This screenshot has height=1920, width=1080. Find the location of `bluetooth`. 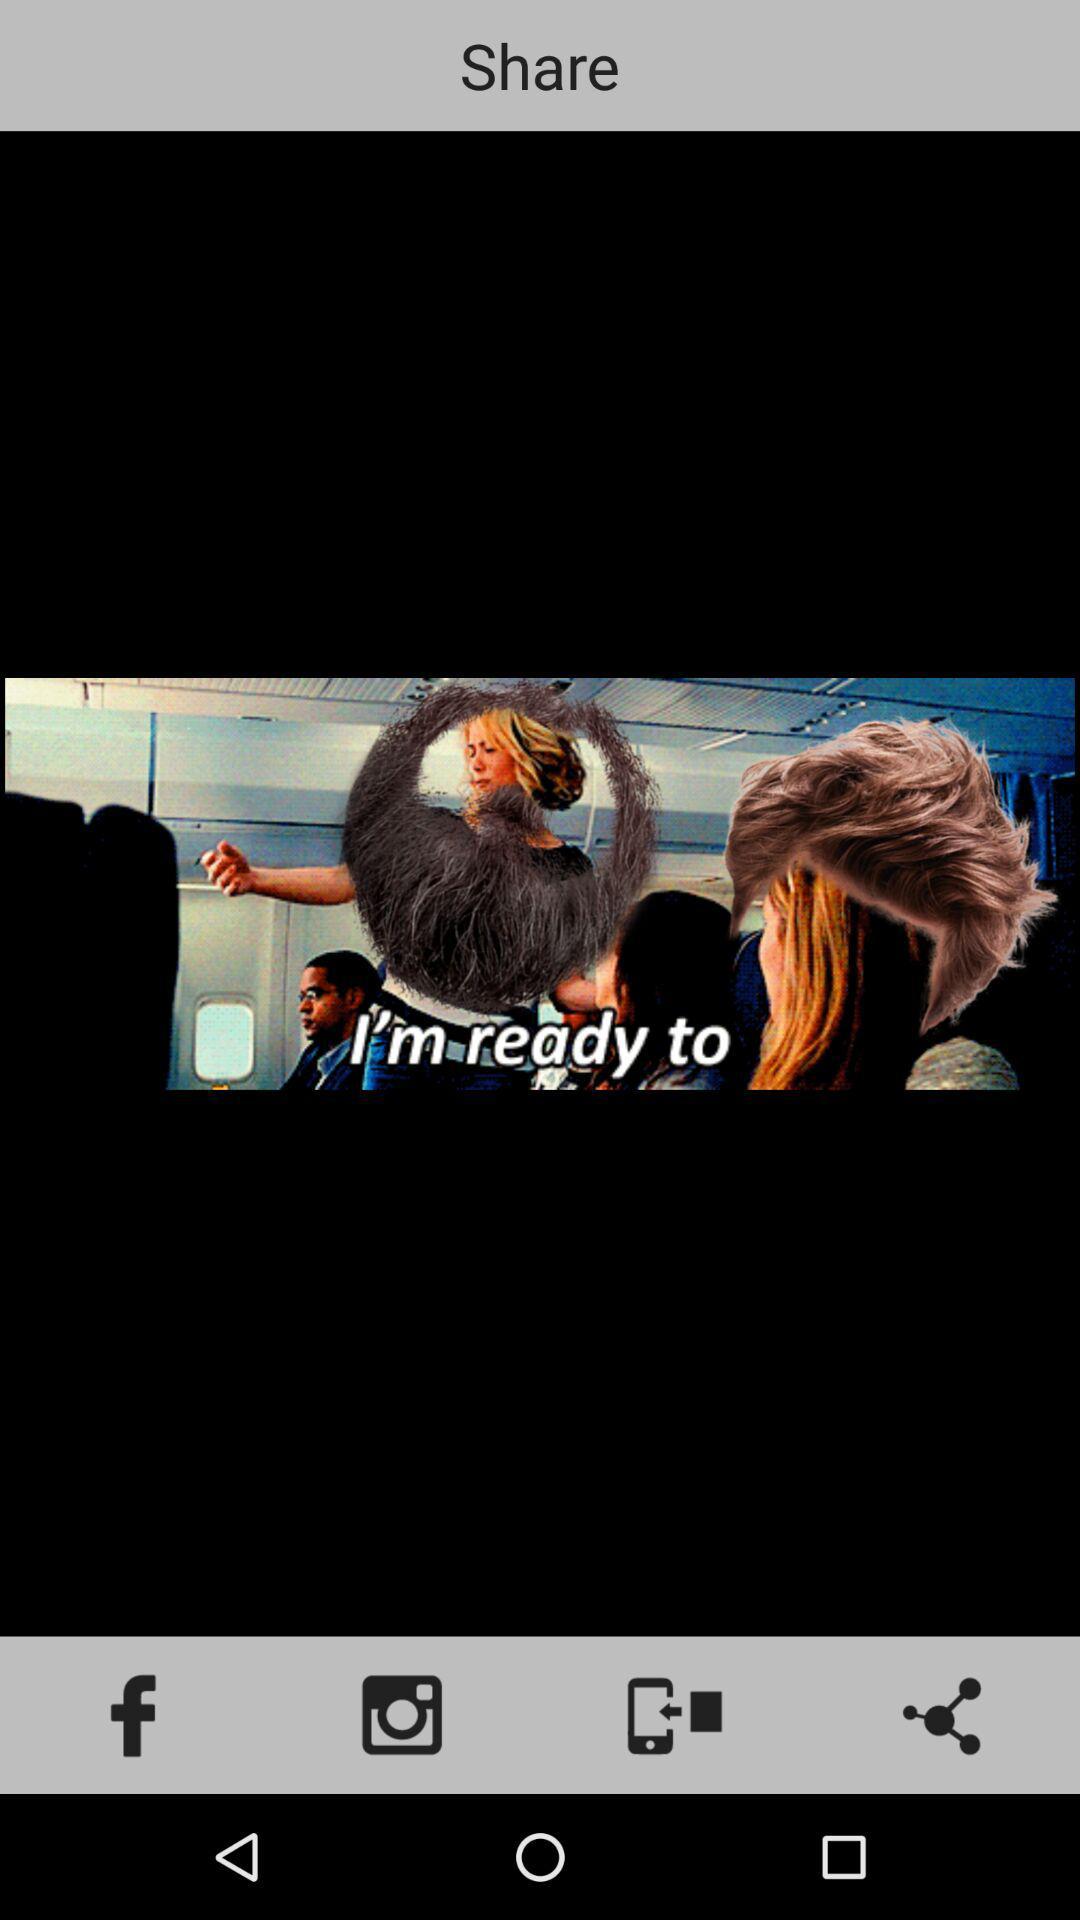

bluetooth is located at coordinates (945, 1714).